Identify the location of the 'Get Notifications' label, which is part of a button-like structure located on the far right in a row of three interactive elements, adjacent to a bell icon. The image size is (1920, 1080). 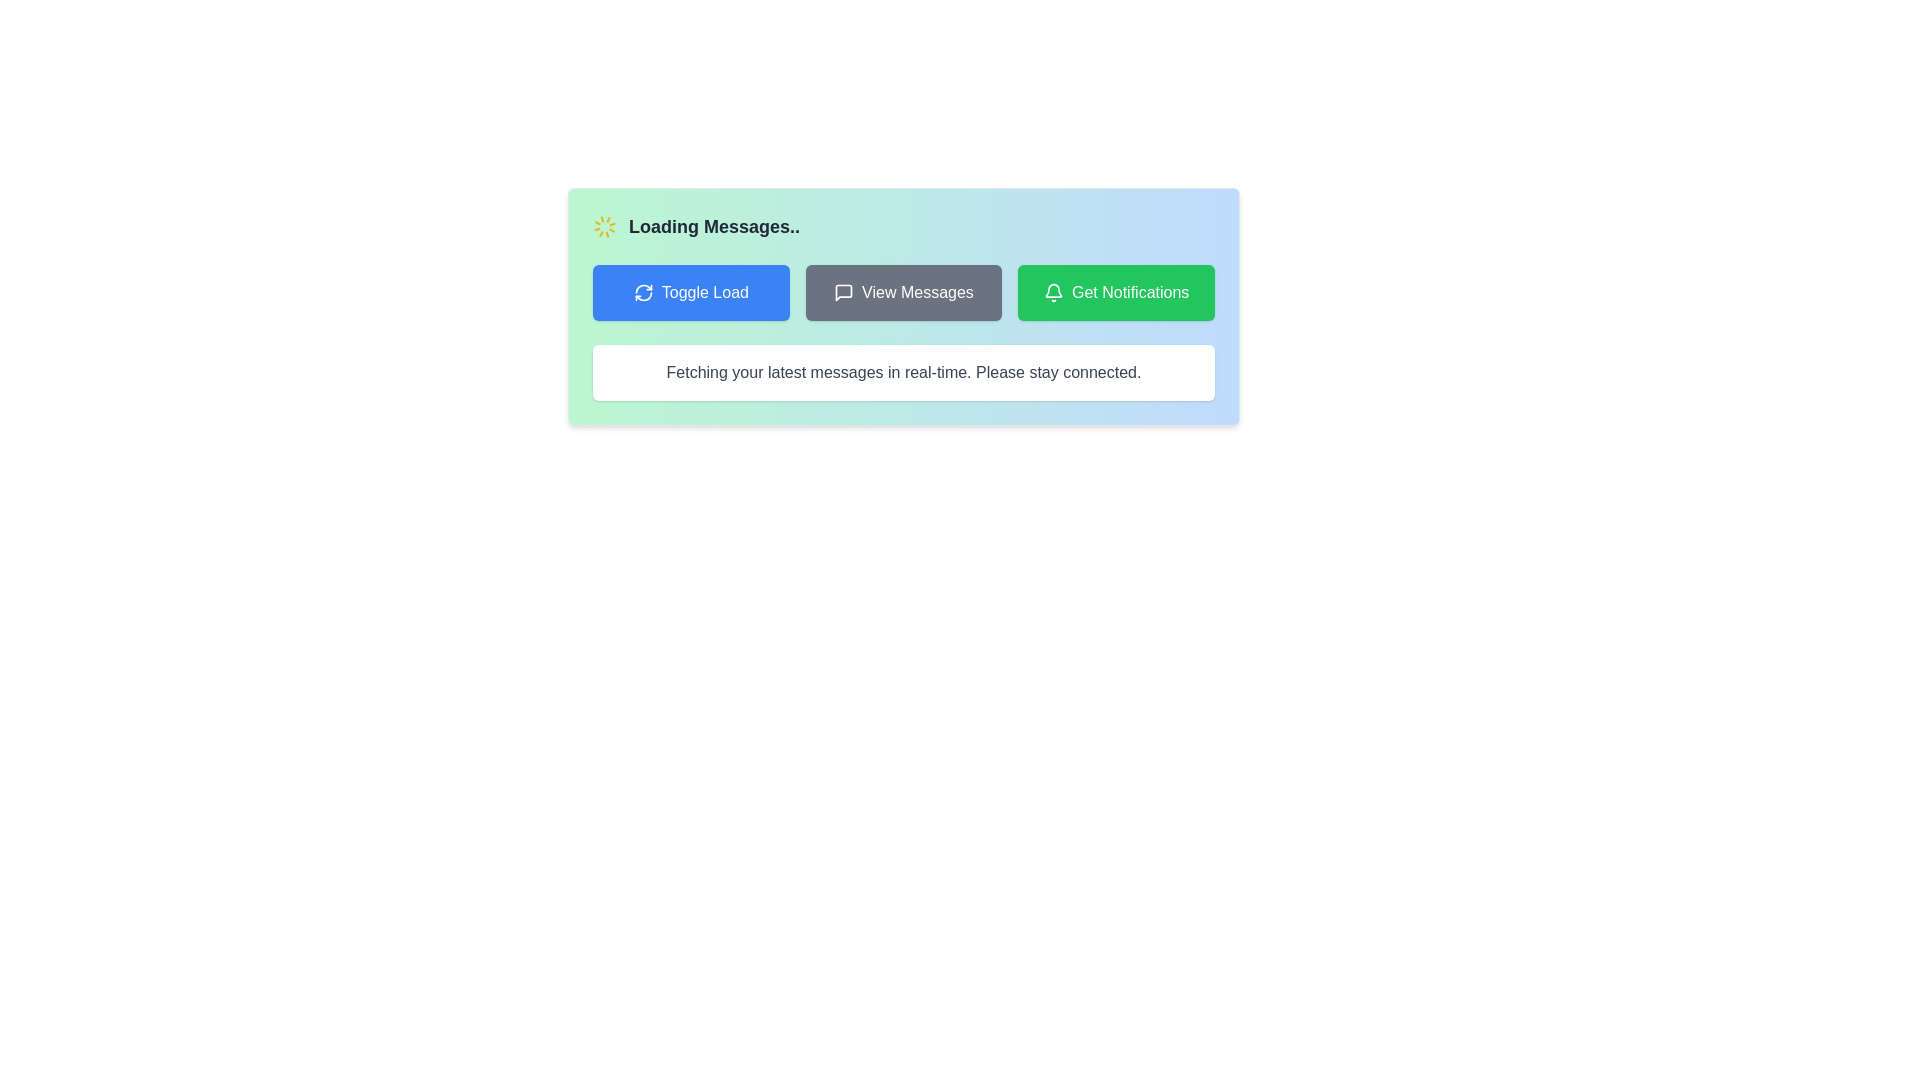
(1130, 293).